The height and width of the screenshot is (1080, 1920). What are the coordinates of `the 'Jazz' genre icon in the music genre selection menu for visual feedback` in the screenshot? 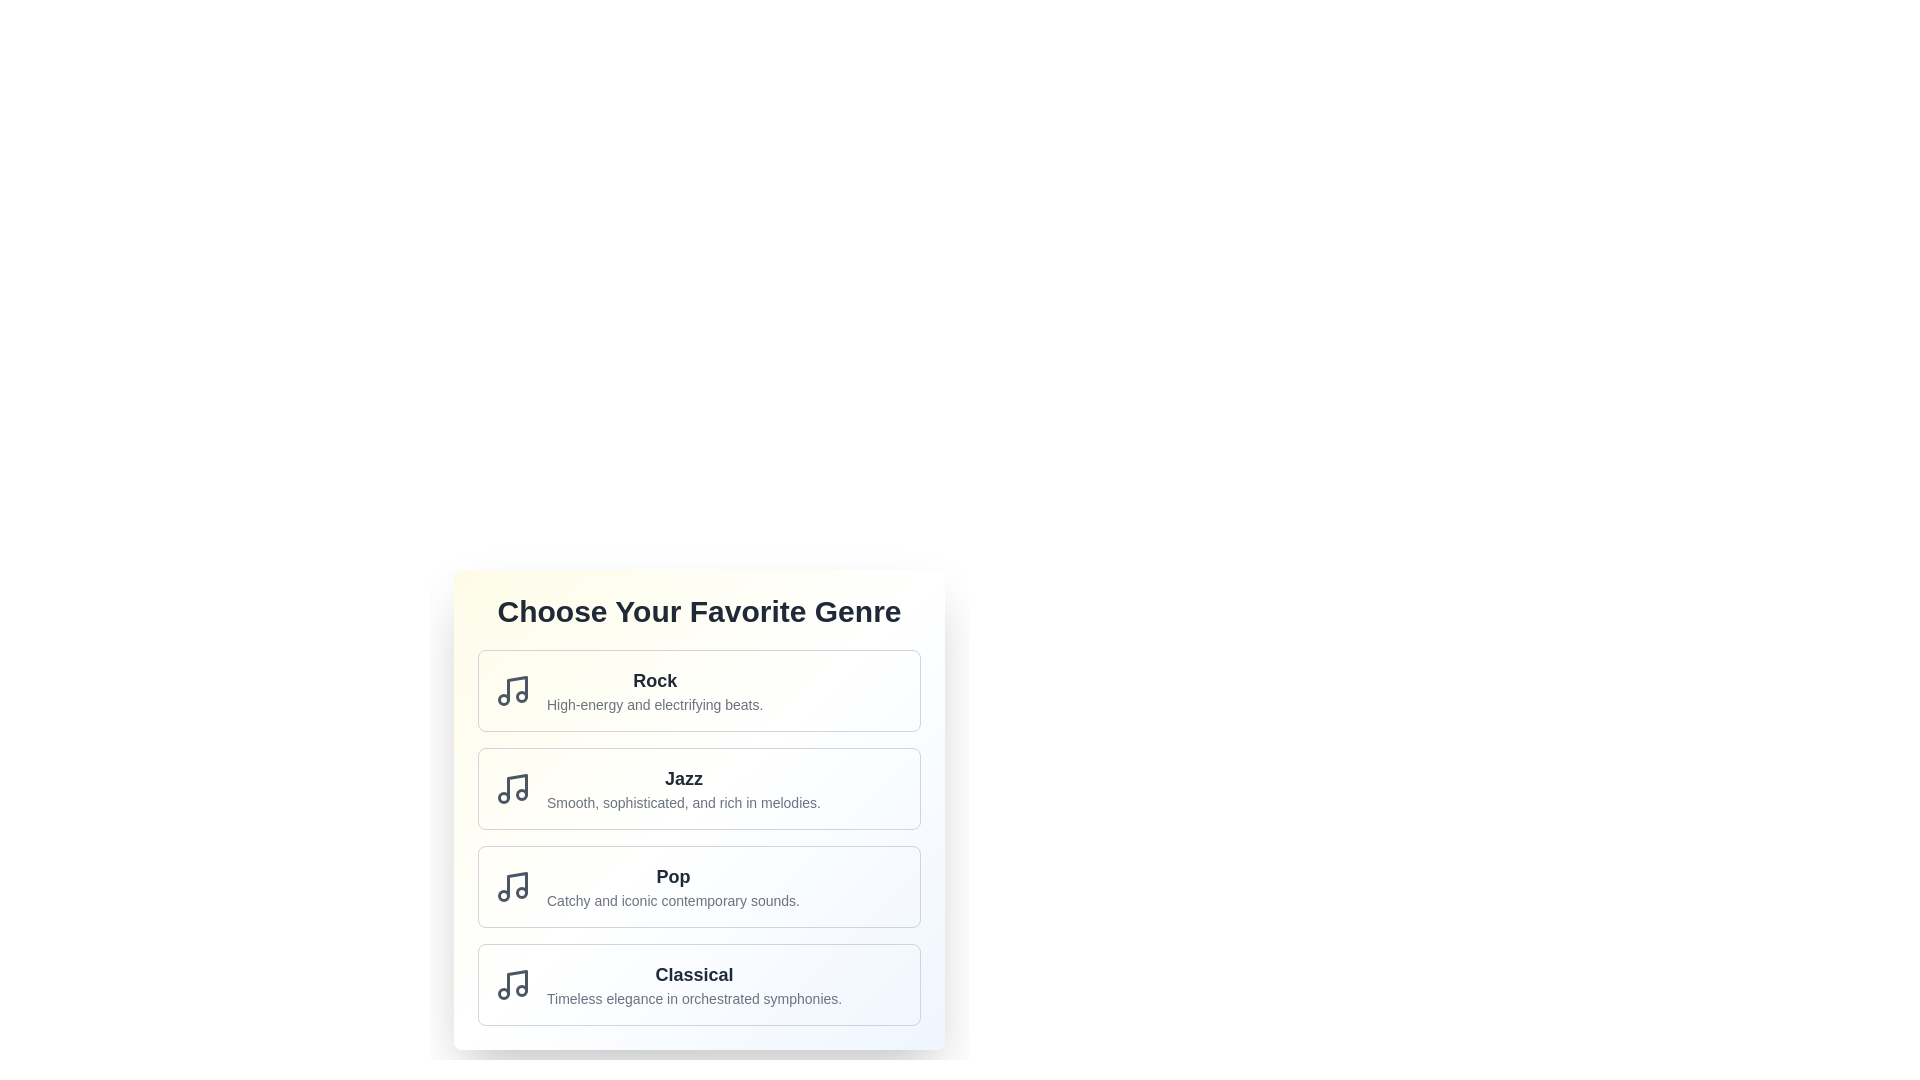 It's located at (517, 785).